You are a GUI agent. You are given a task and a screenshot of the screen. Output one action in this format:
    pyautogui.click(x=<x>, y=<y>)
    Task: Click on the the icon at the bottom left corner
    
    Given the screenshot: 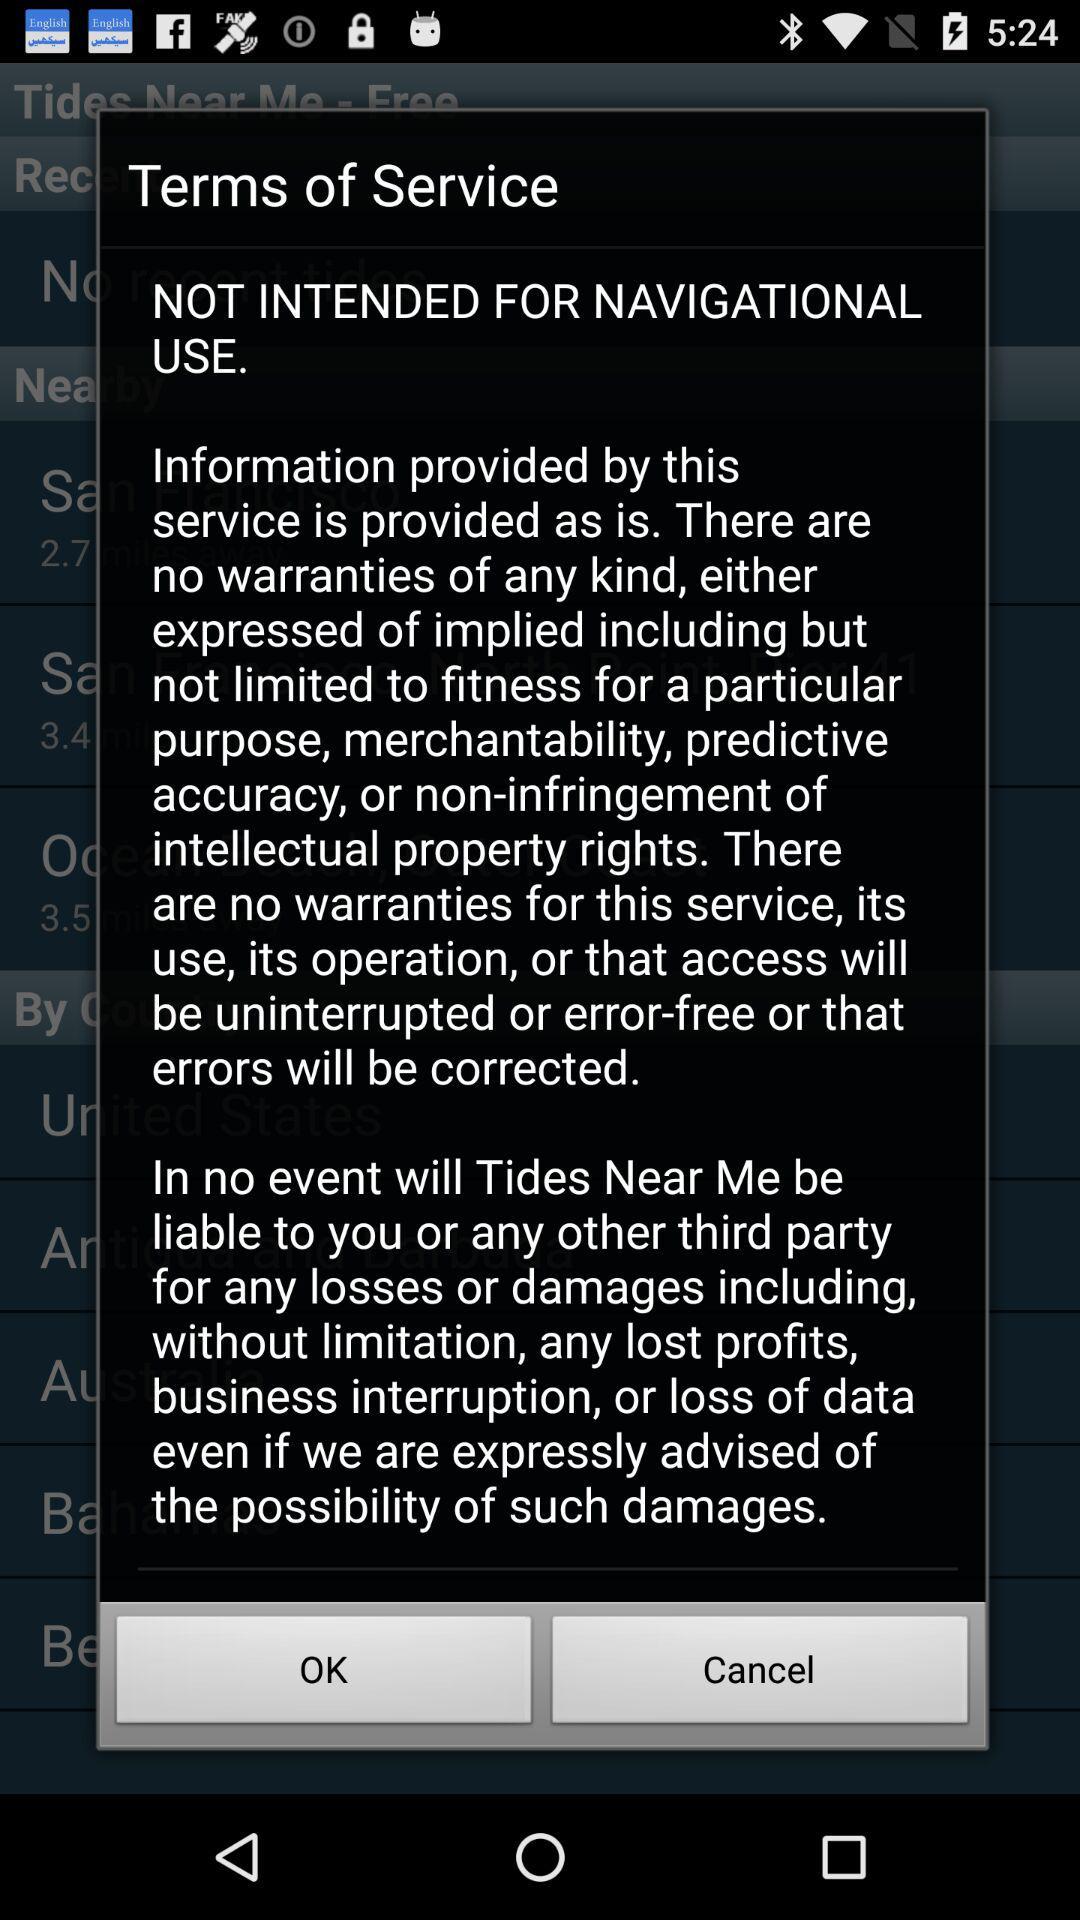 What is the action you would take?
    pyautogui.click(x=323, y=1675)
    